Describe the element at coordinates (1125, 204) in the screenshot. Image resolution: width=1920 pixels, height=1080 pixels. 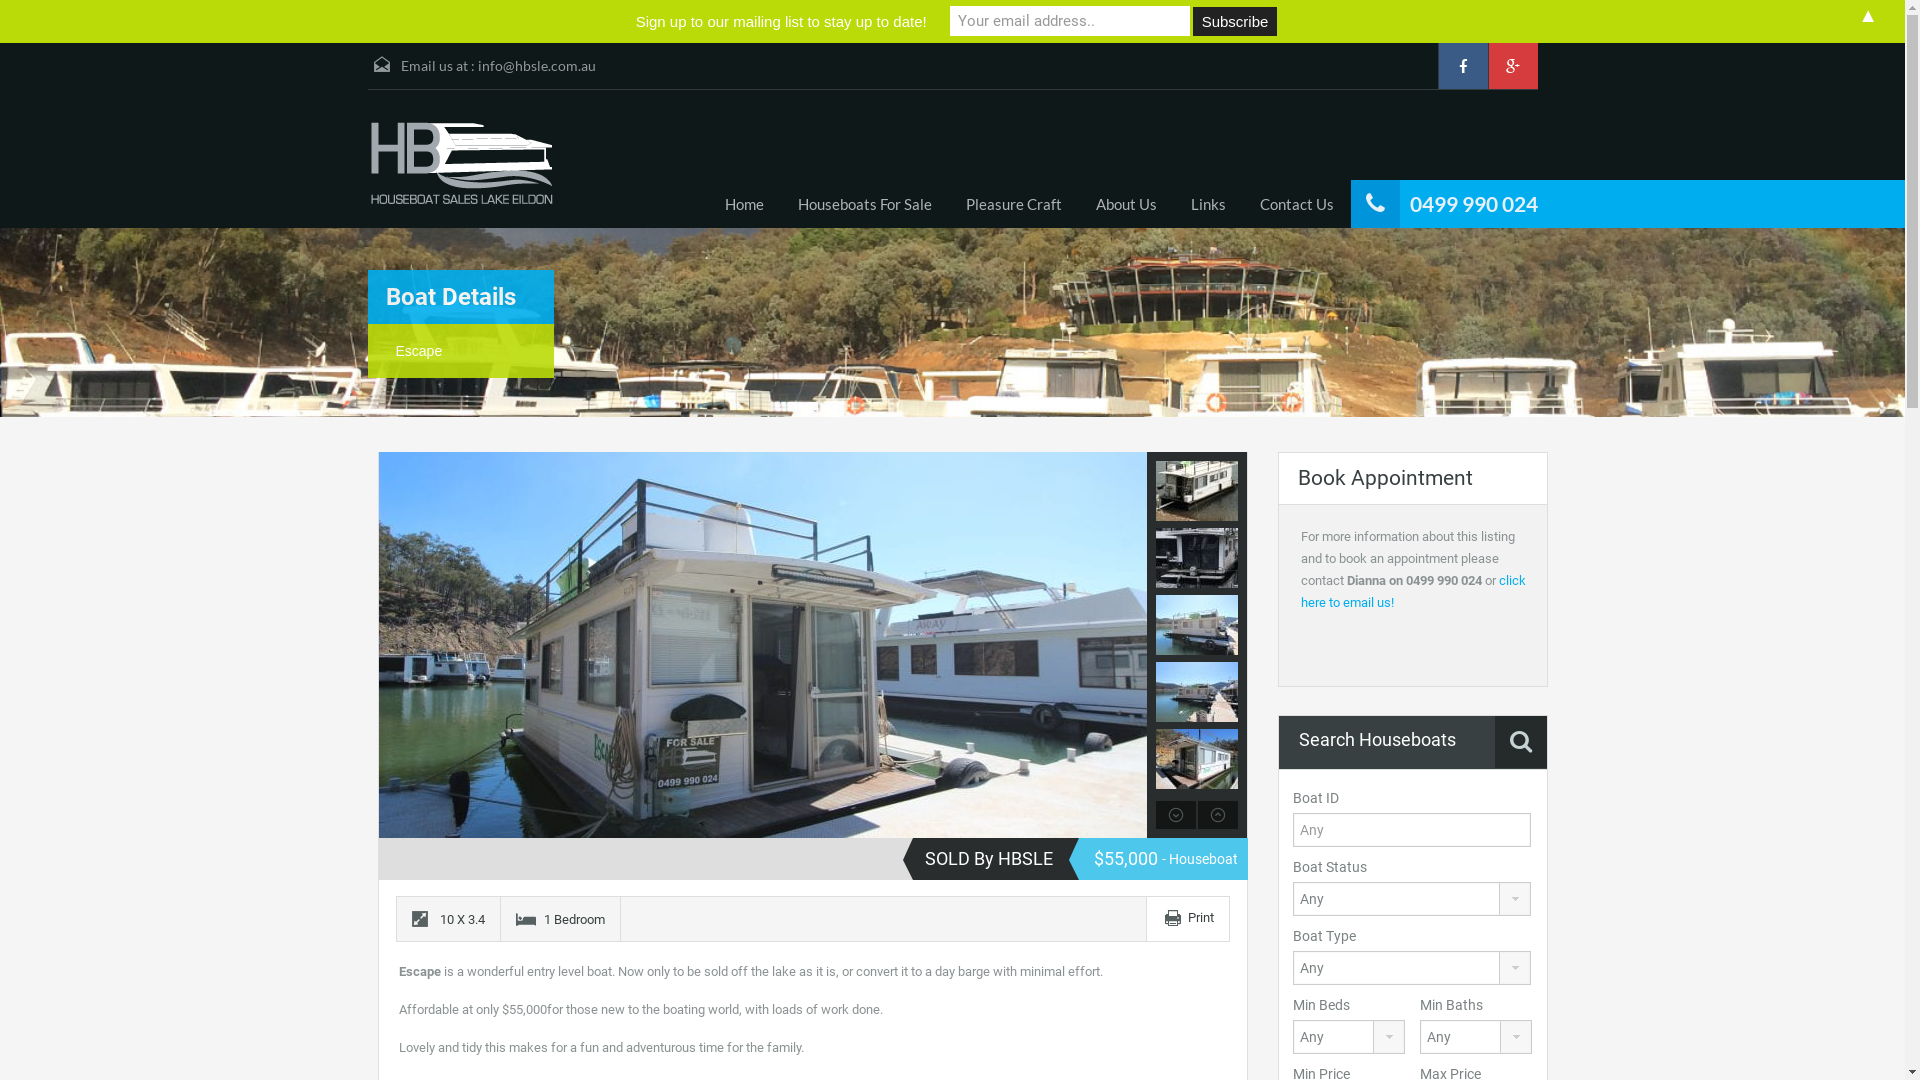
I see `'About Us'` at that location.